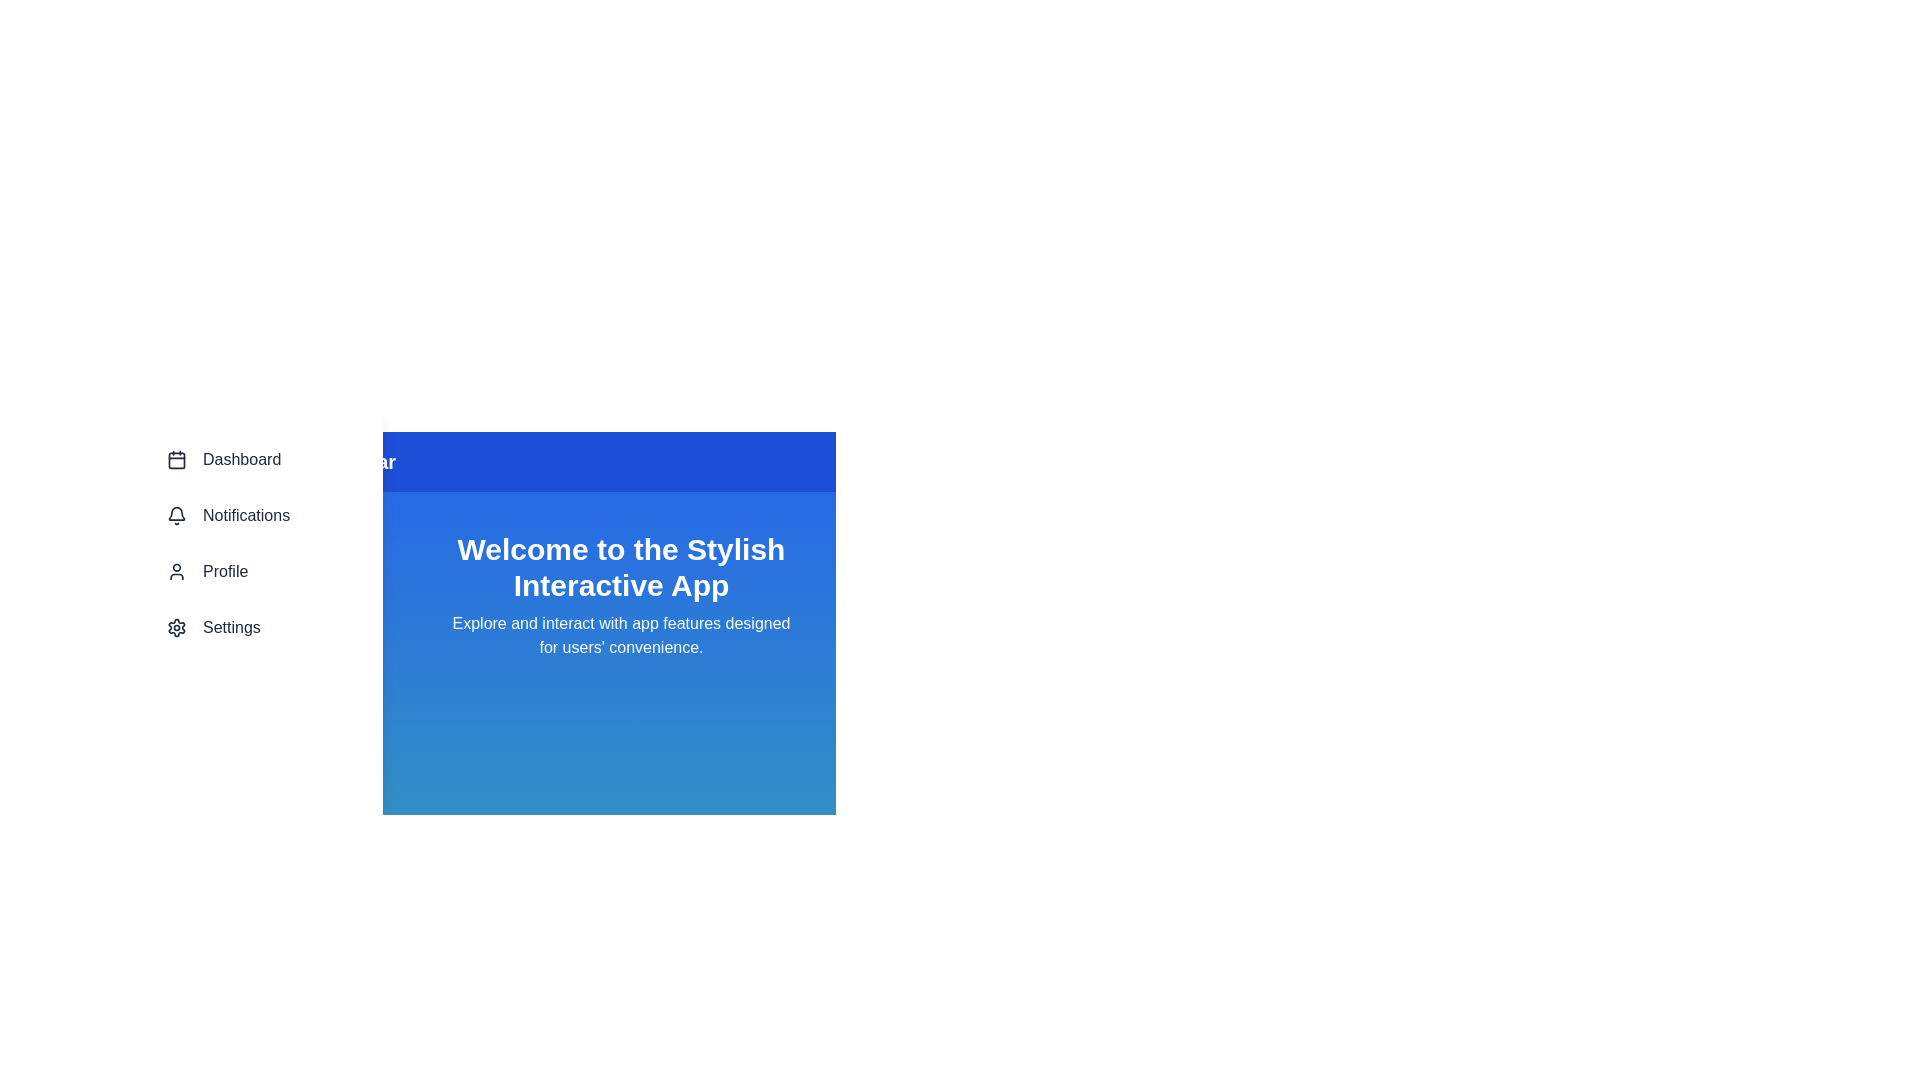  I want to click on the Profile section in the navigation bar to navigate to it, so click(253, 571).